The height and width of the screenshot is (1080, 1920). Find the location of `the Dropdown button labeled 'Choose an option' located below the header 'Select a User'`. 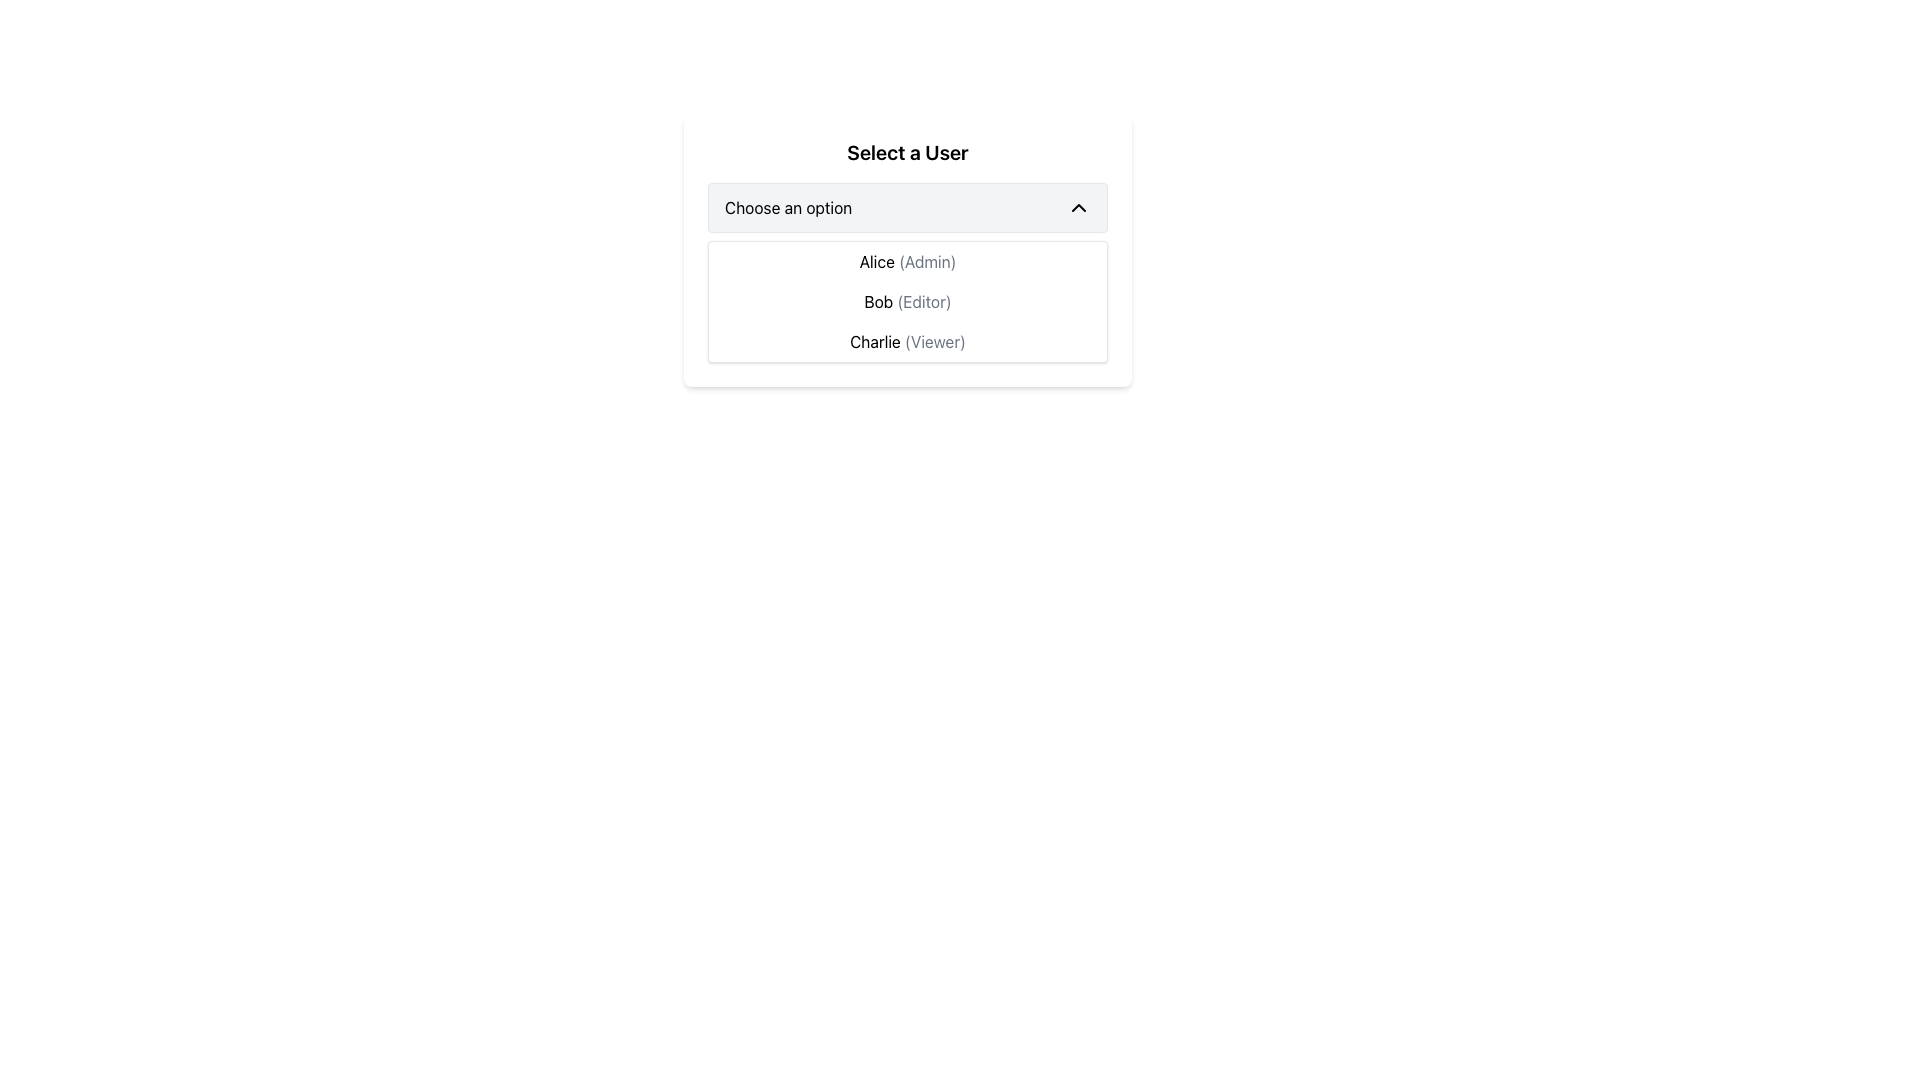

the Dropdown button labeled 'Choose an option' located below the header 'Select a User' is located at coordinates (906, 208).